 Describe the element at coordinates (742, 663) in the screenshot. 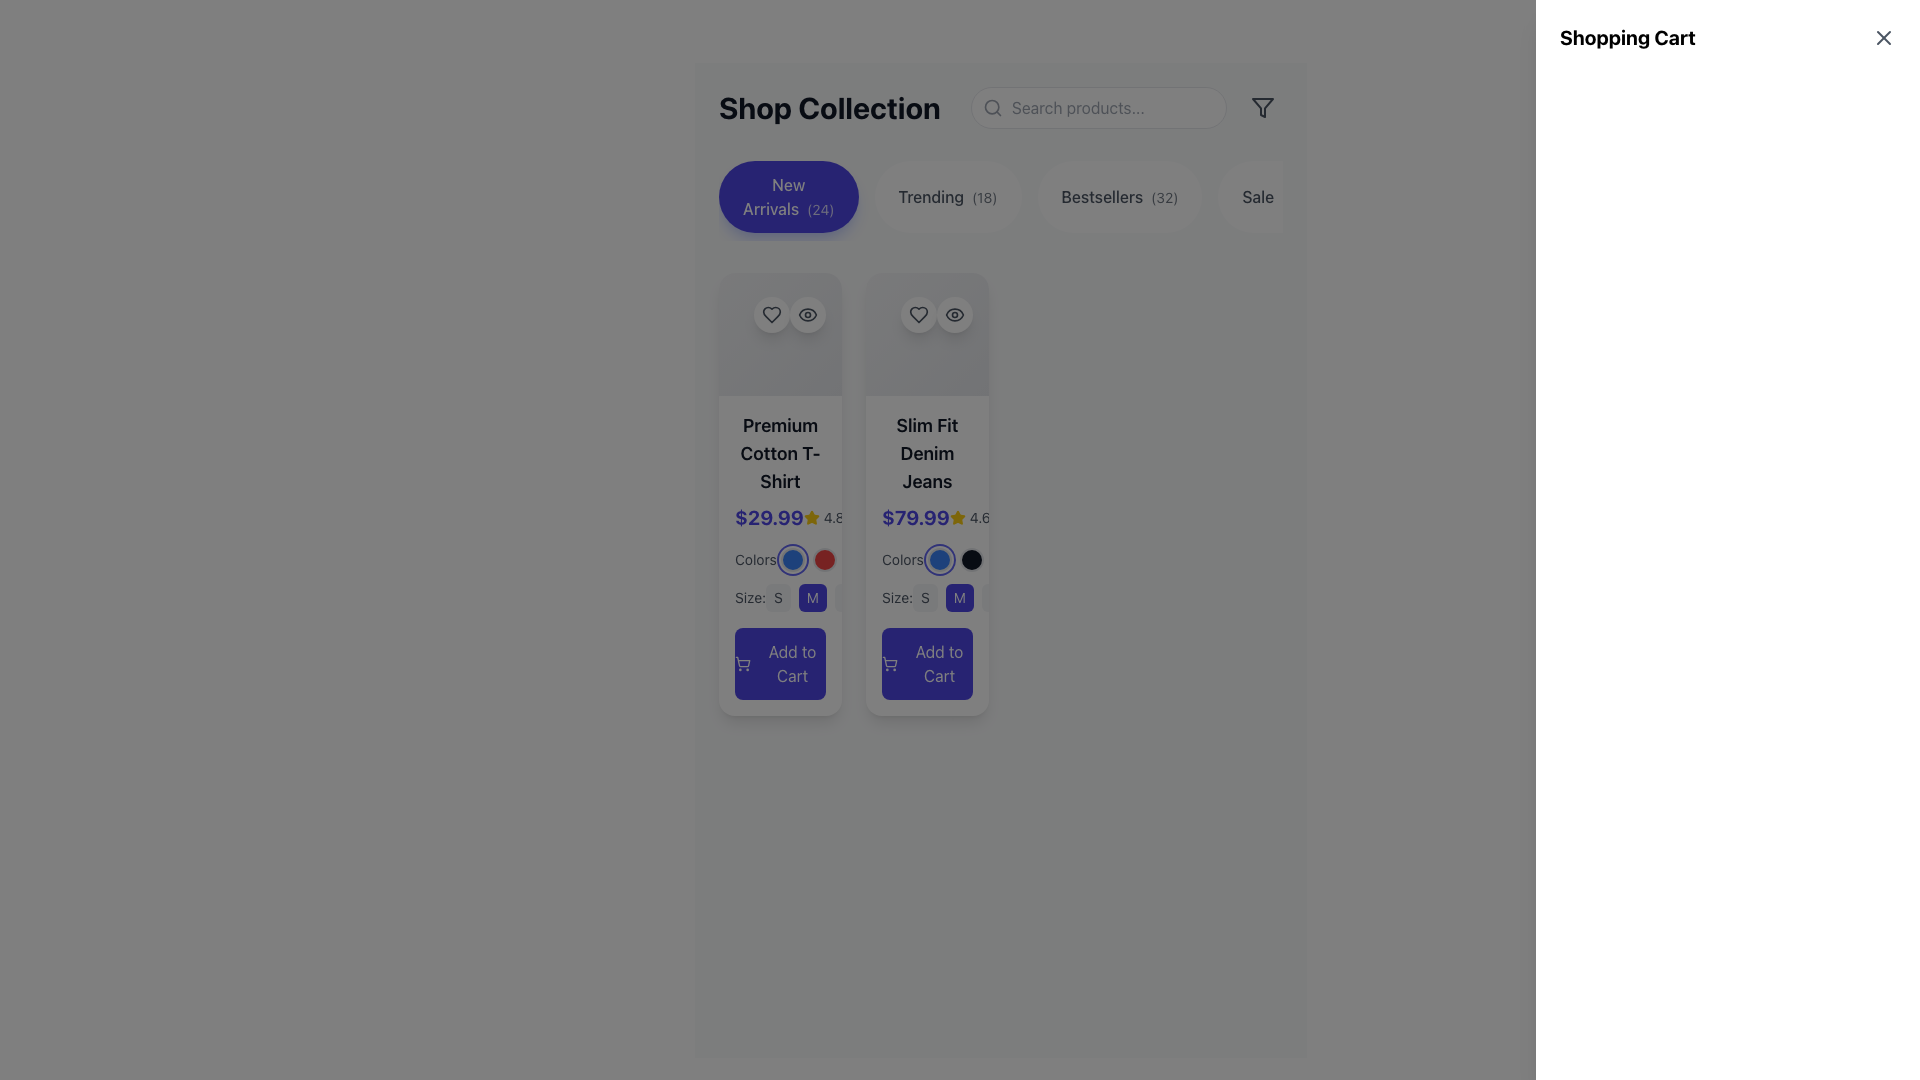

I see `the shopping cart icon, which is a minimalist outline styled as a basket on wheels, located to the left of the 'Add to Cart' button` at that location.